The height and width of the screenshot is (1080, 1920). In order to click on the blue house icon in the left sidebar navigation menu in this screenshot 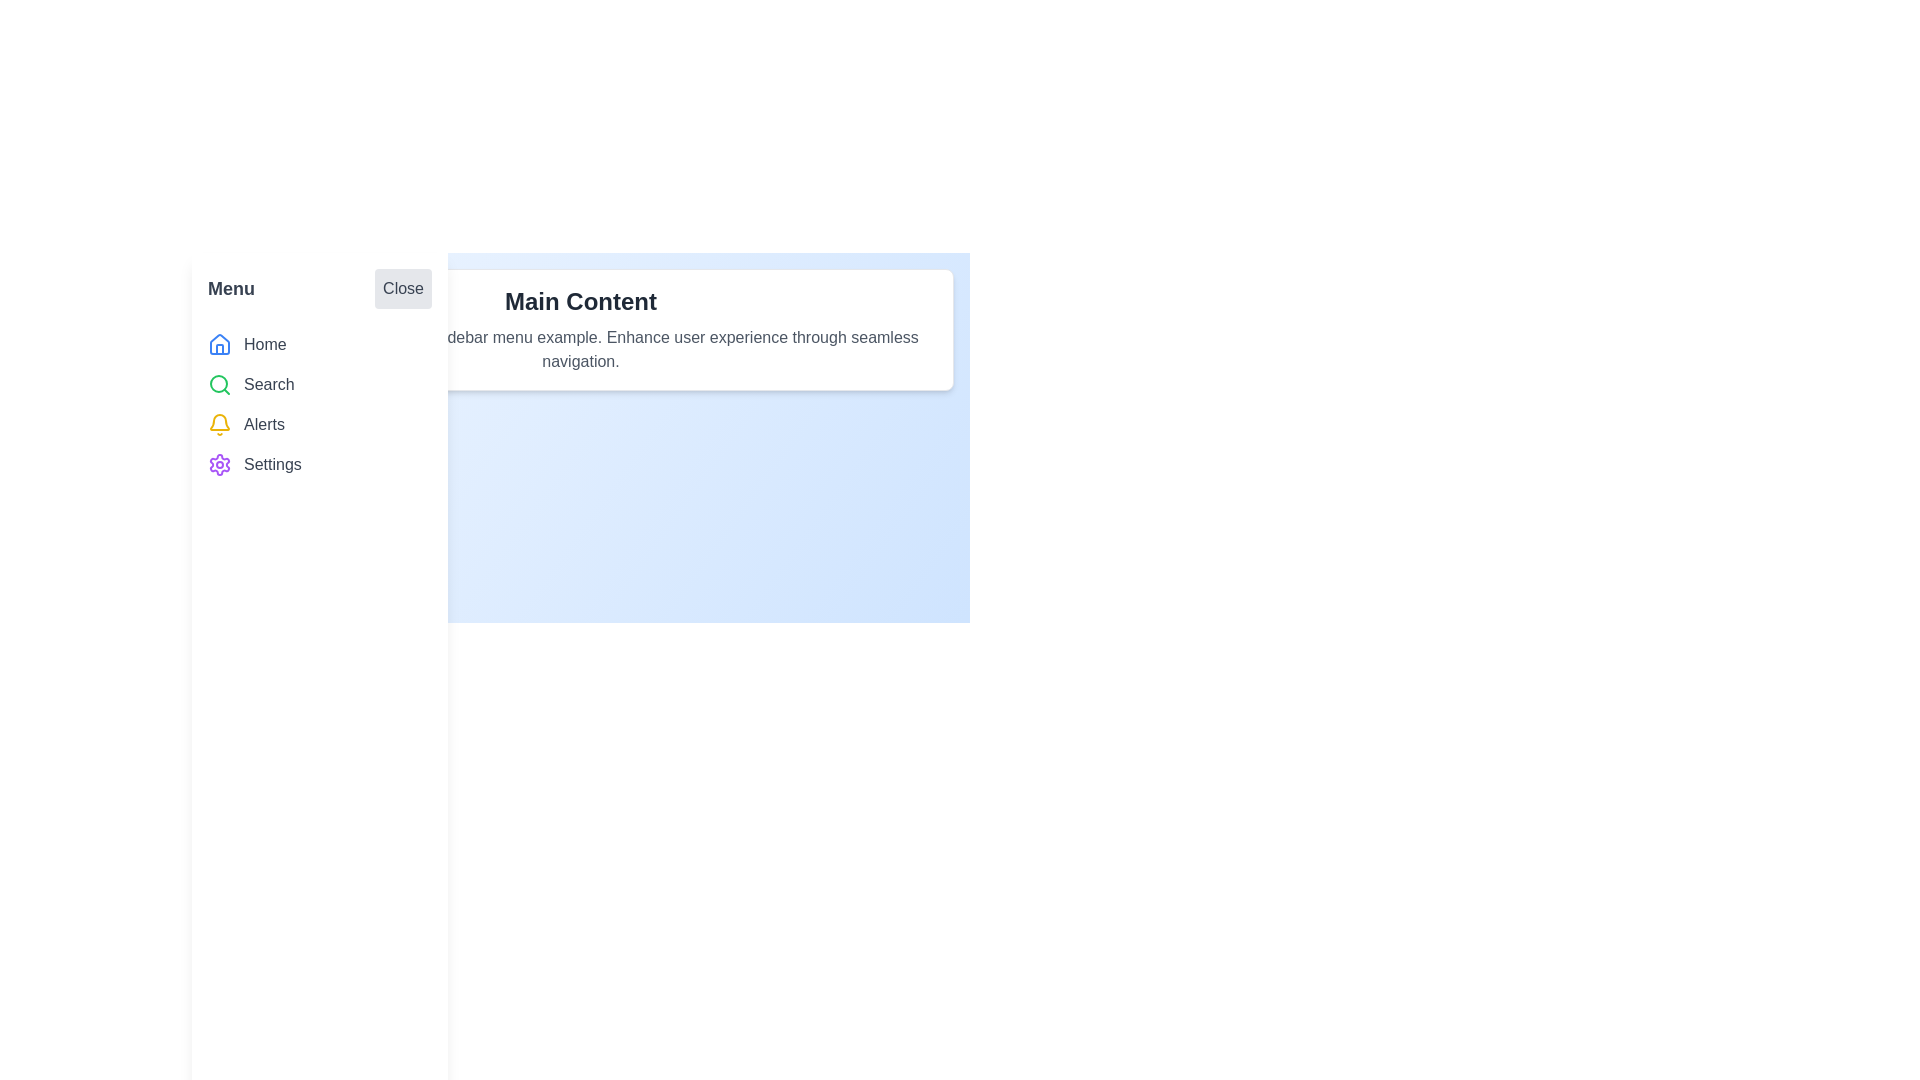, I will do `click(220, 343)`.